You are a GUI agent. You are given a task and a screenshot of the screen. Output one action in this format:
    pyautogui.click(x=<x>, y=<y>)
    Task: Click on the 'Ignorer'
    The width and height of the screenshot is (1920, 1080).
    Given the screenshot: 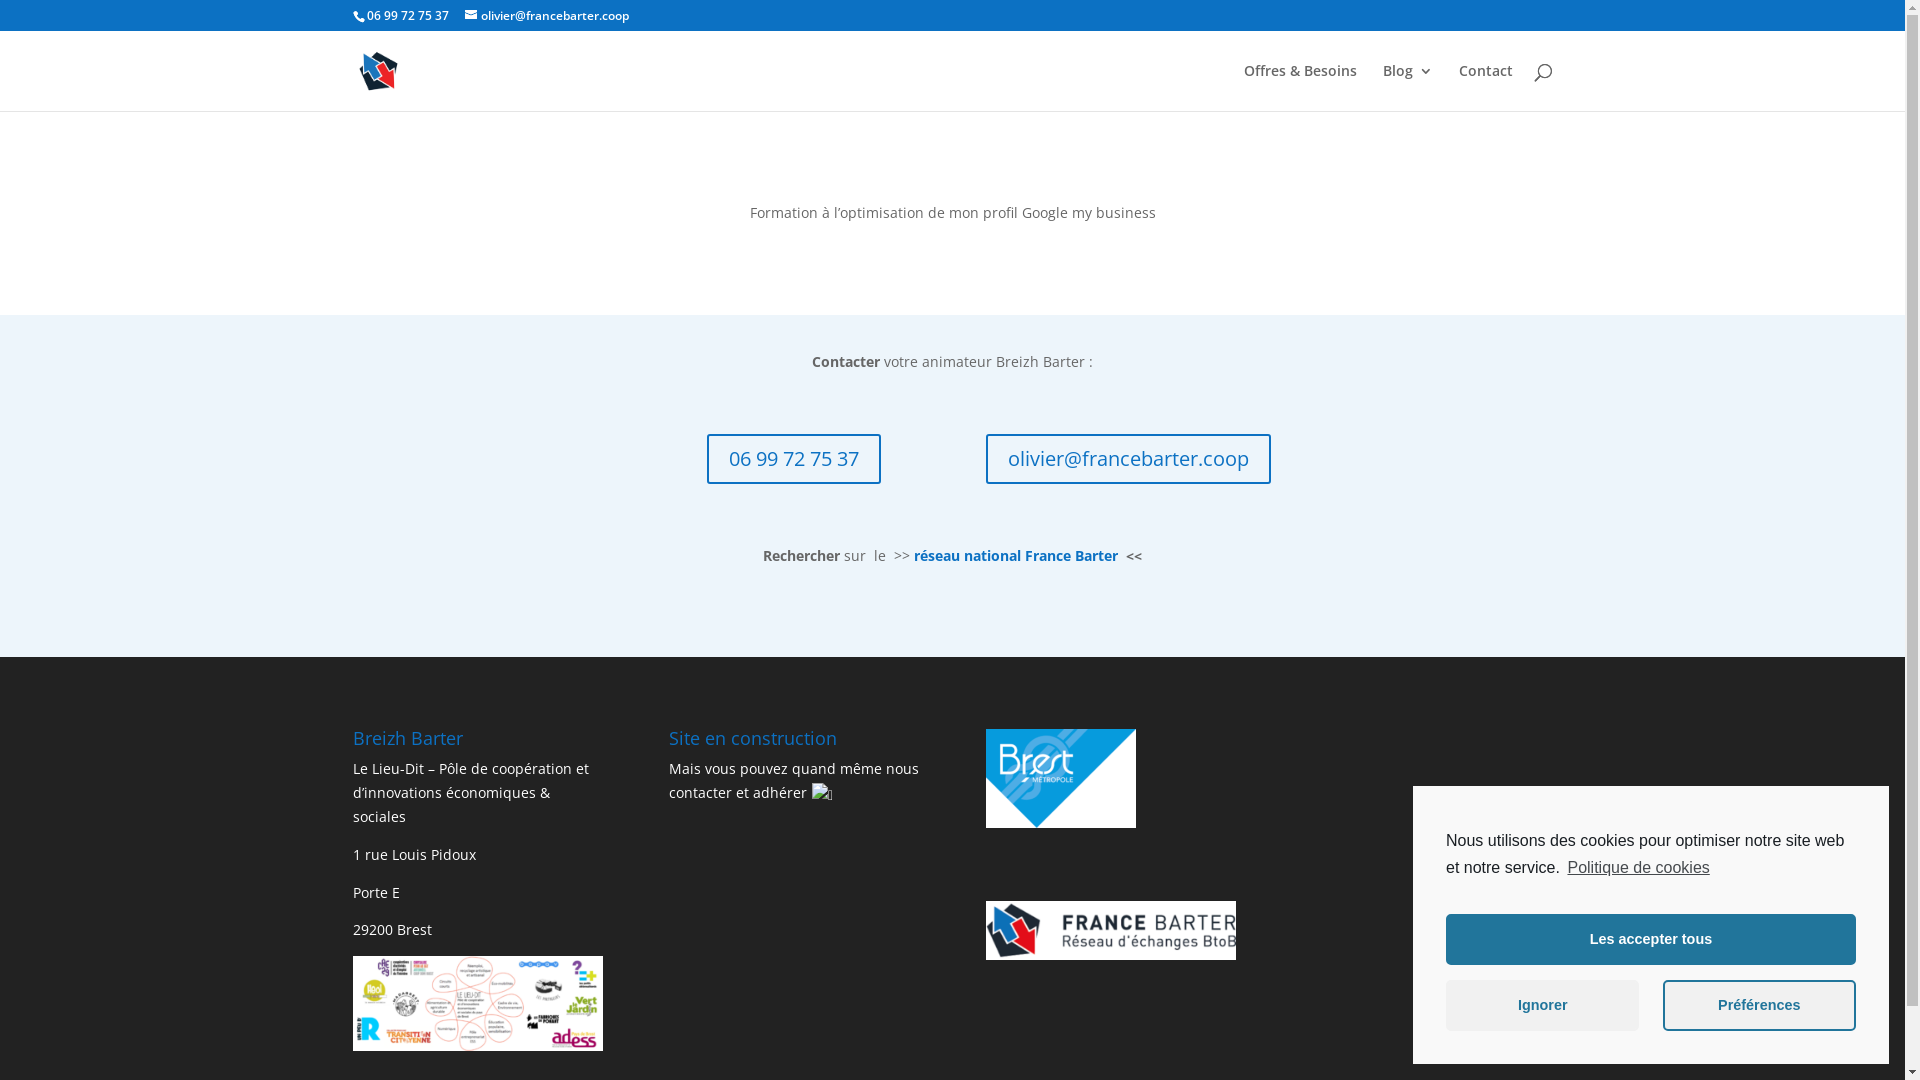 What is the action you would take?
    pyautogui.click(x=1445, y=1005)
    